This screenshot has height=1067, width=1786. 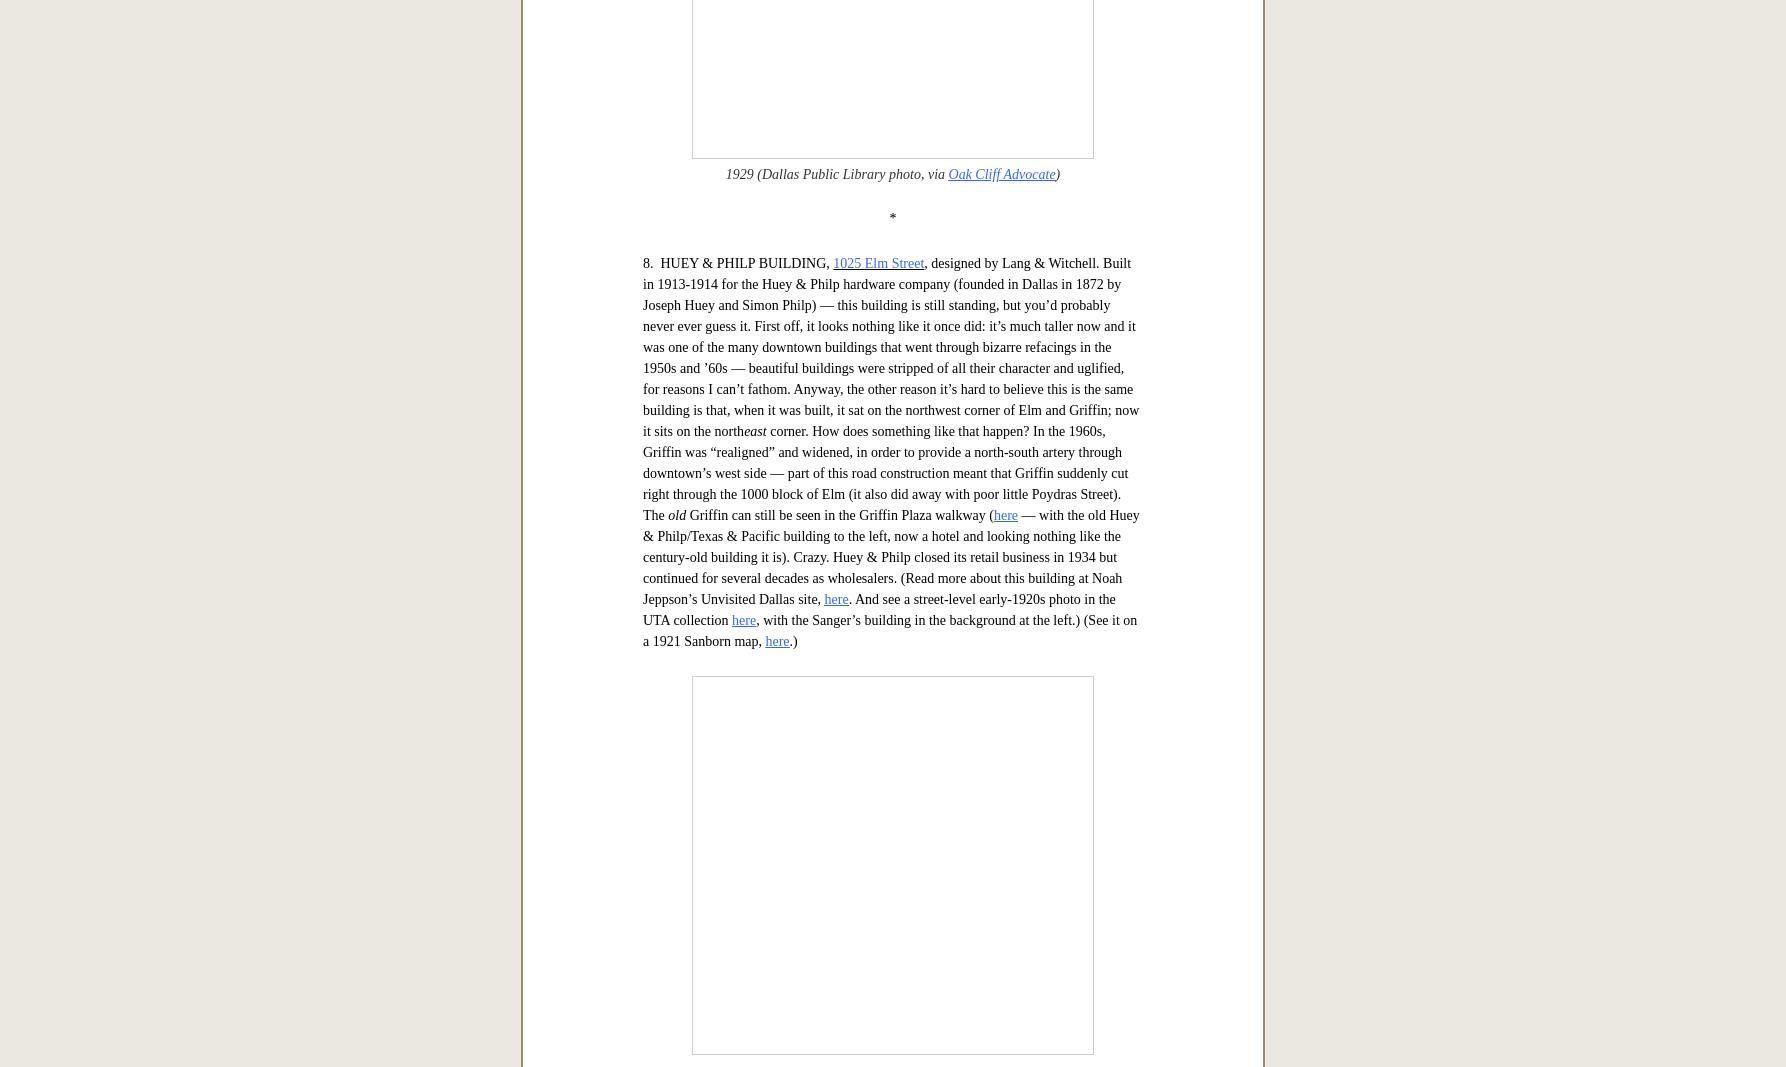 What do you see at coordinates (984, 162) in the screenshot?
I see `'northwest corner of West Jefferson & Tyler'` at bounding box center [984, 162].